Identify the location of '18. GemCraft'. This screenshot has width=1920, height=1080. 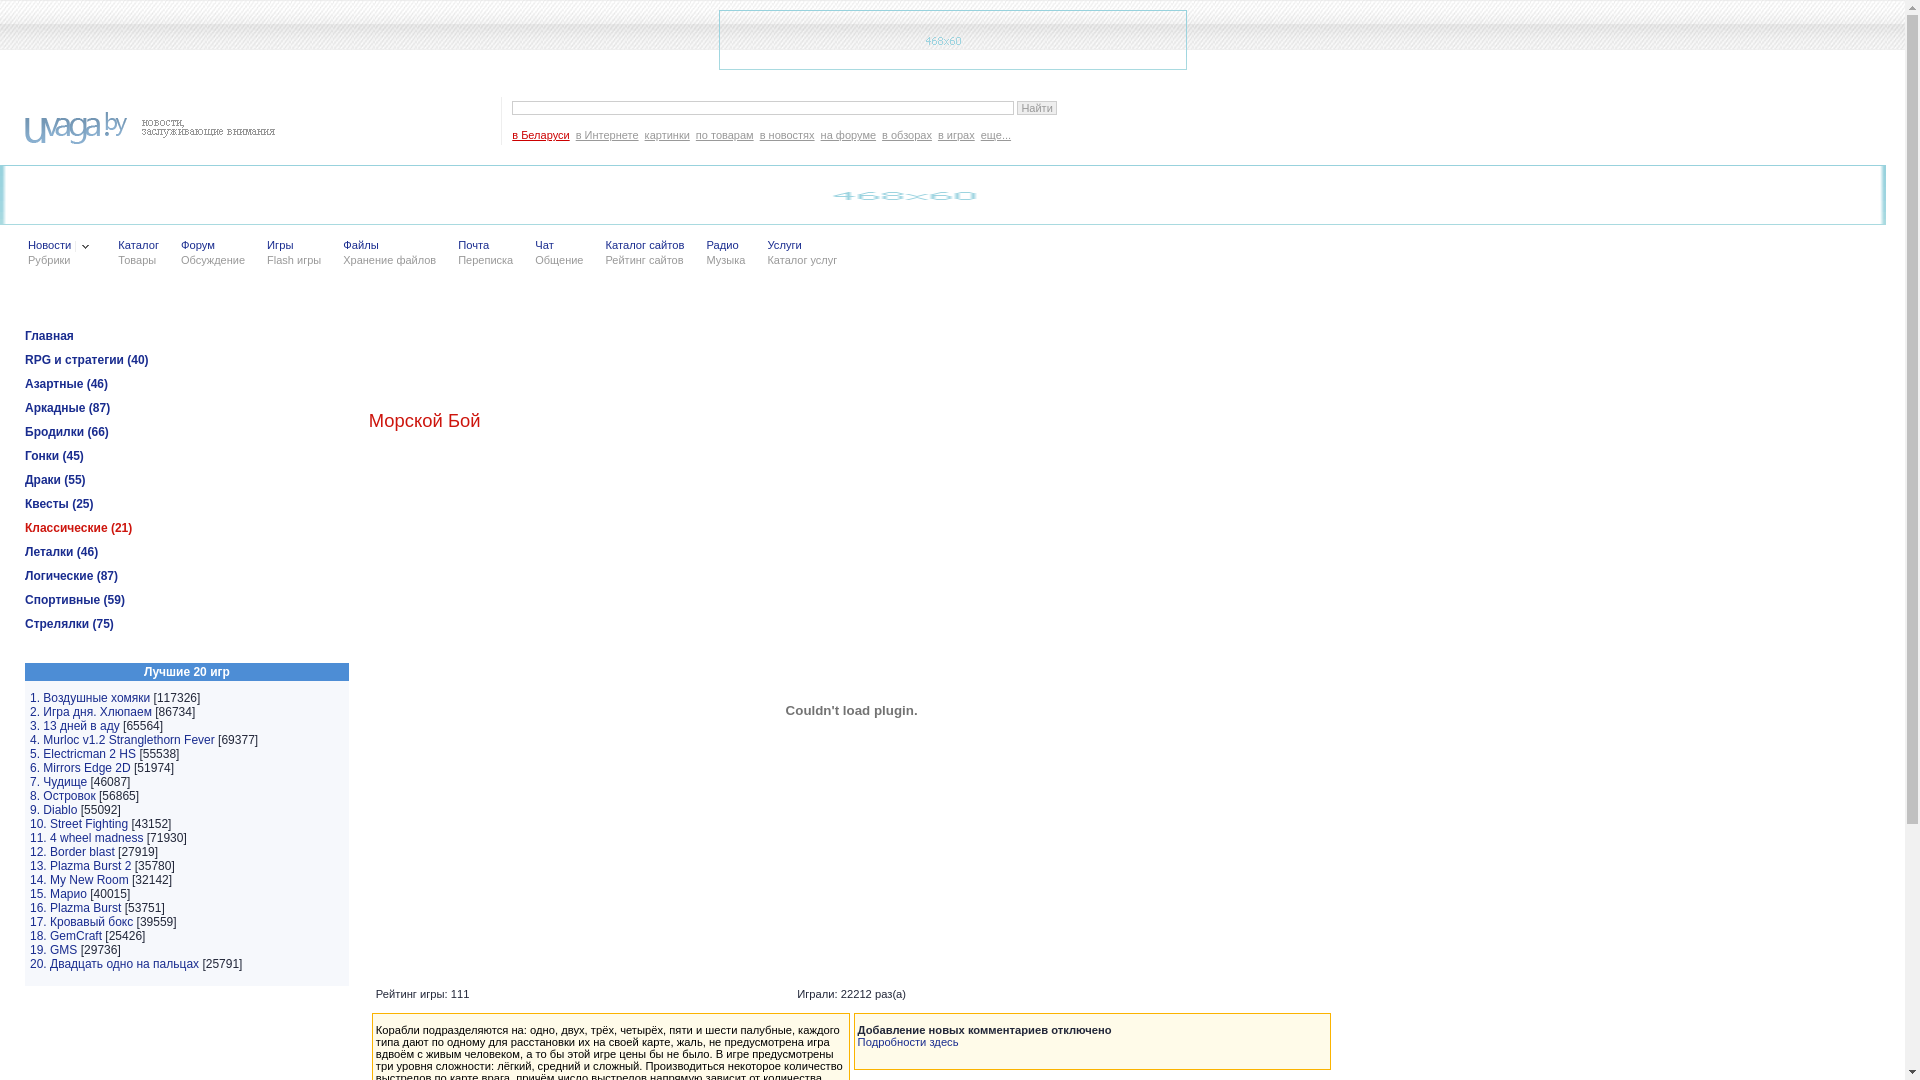
(29, 936).